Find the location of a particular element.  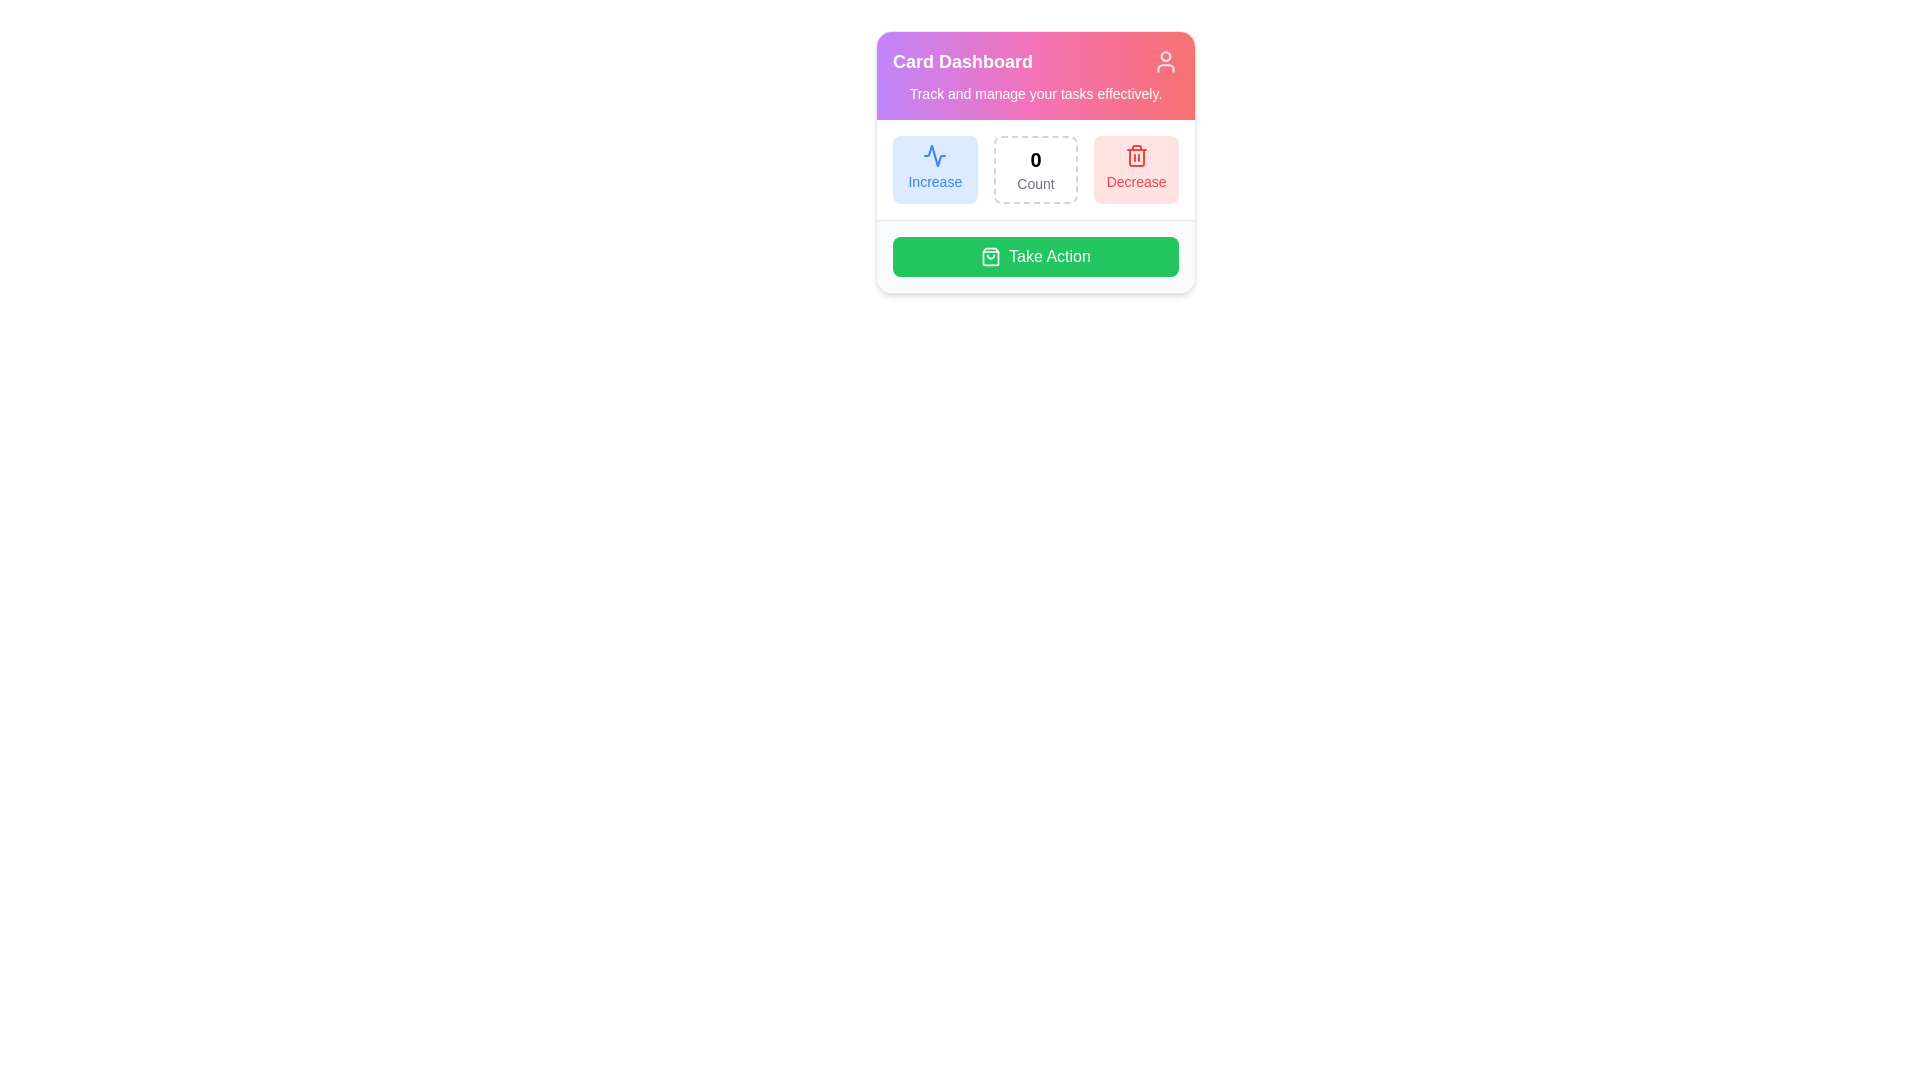

the user profile icon located at the top-right corner of the card interface is located at coordinates (1166, 60).